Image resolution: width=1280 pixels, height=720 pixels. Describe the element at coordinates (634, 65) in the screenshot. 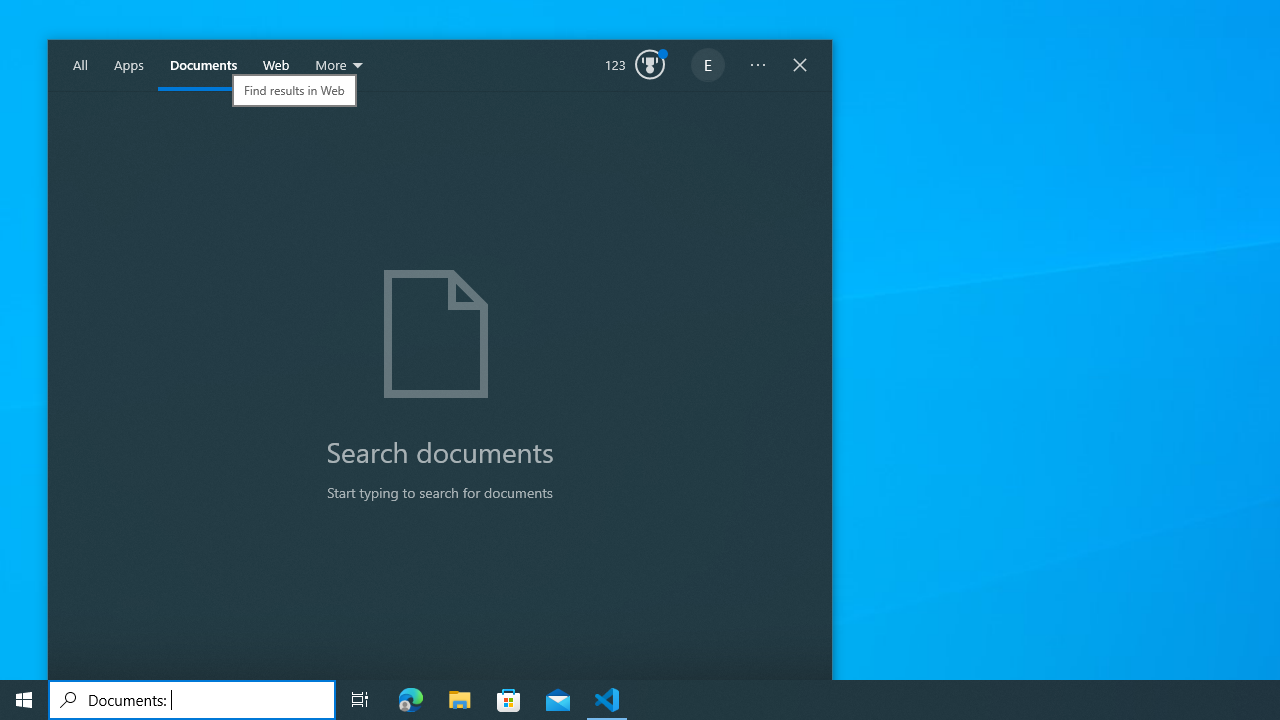

I see `'Microsoft Rewards balance: 123'` at that location.